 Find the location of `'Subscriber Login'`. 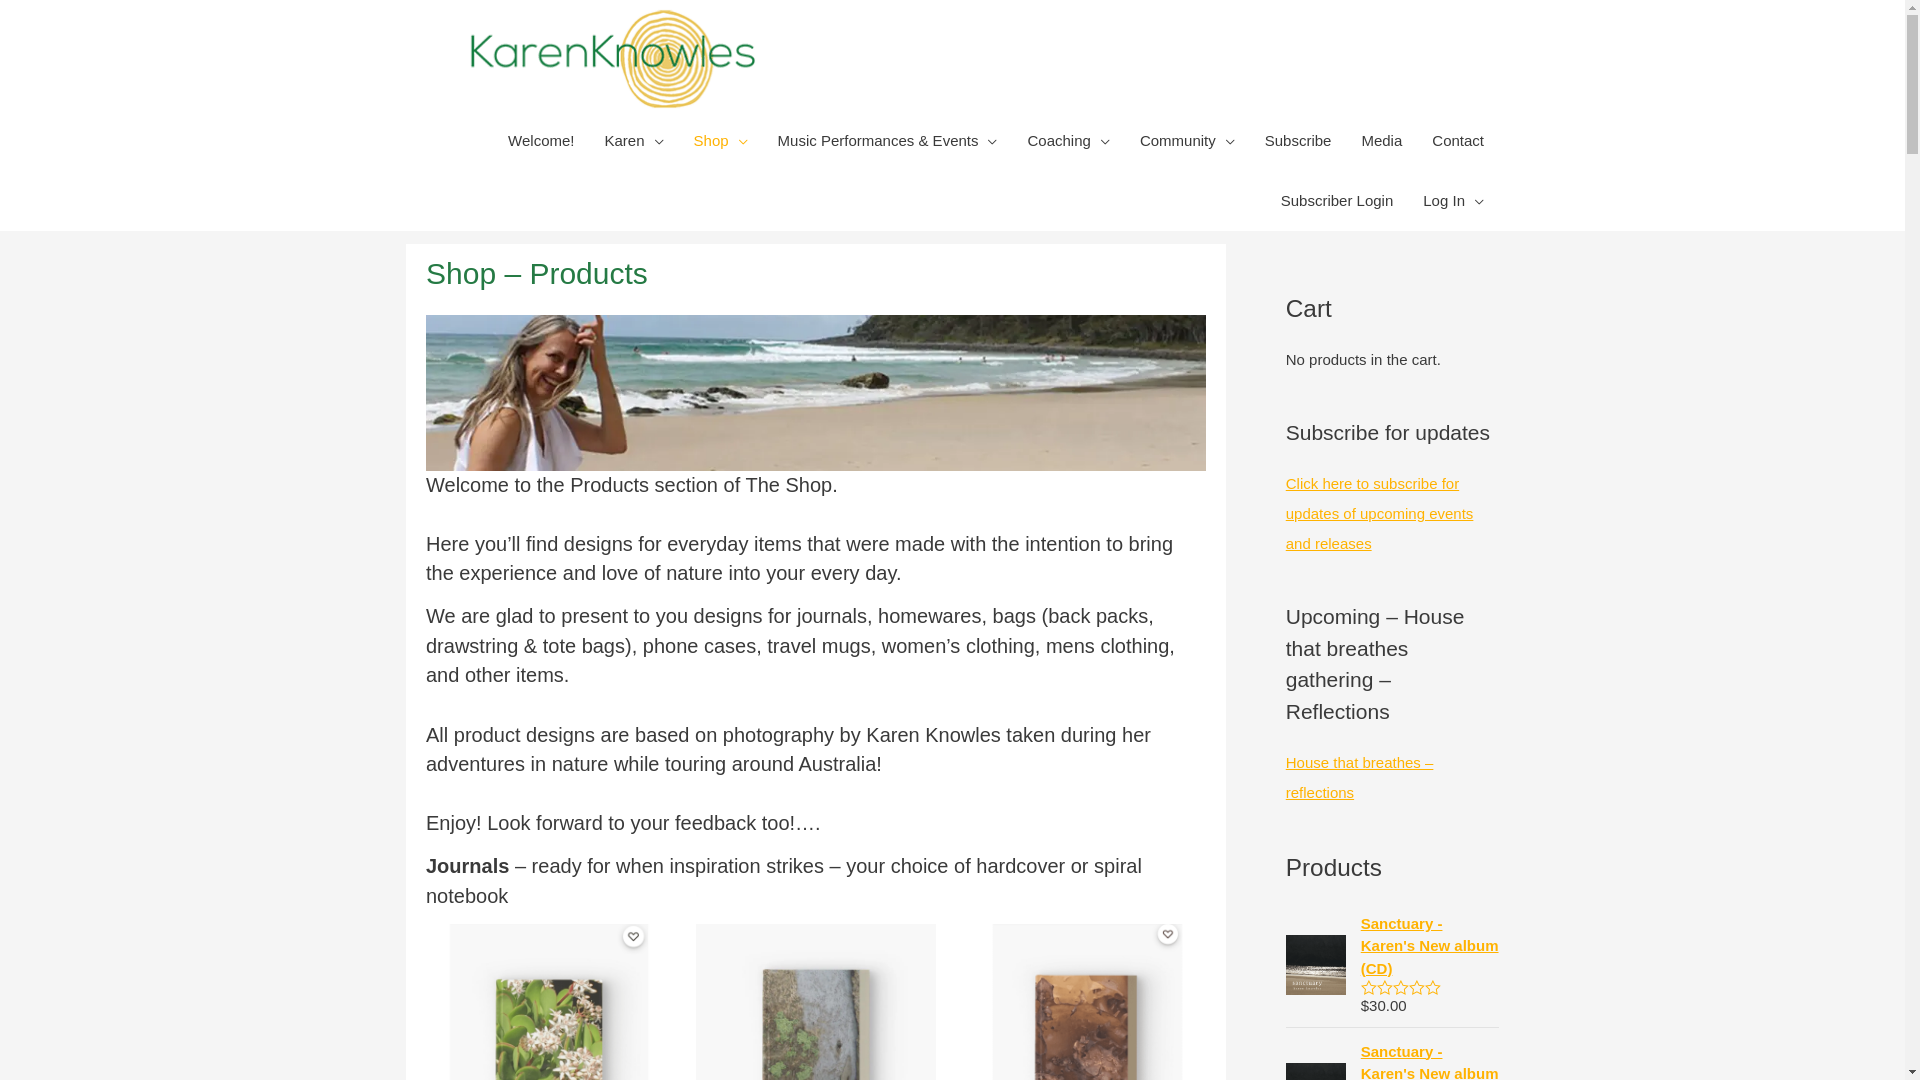

'Subscriber Login' is located at coordinates (1337, 200).